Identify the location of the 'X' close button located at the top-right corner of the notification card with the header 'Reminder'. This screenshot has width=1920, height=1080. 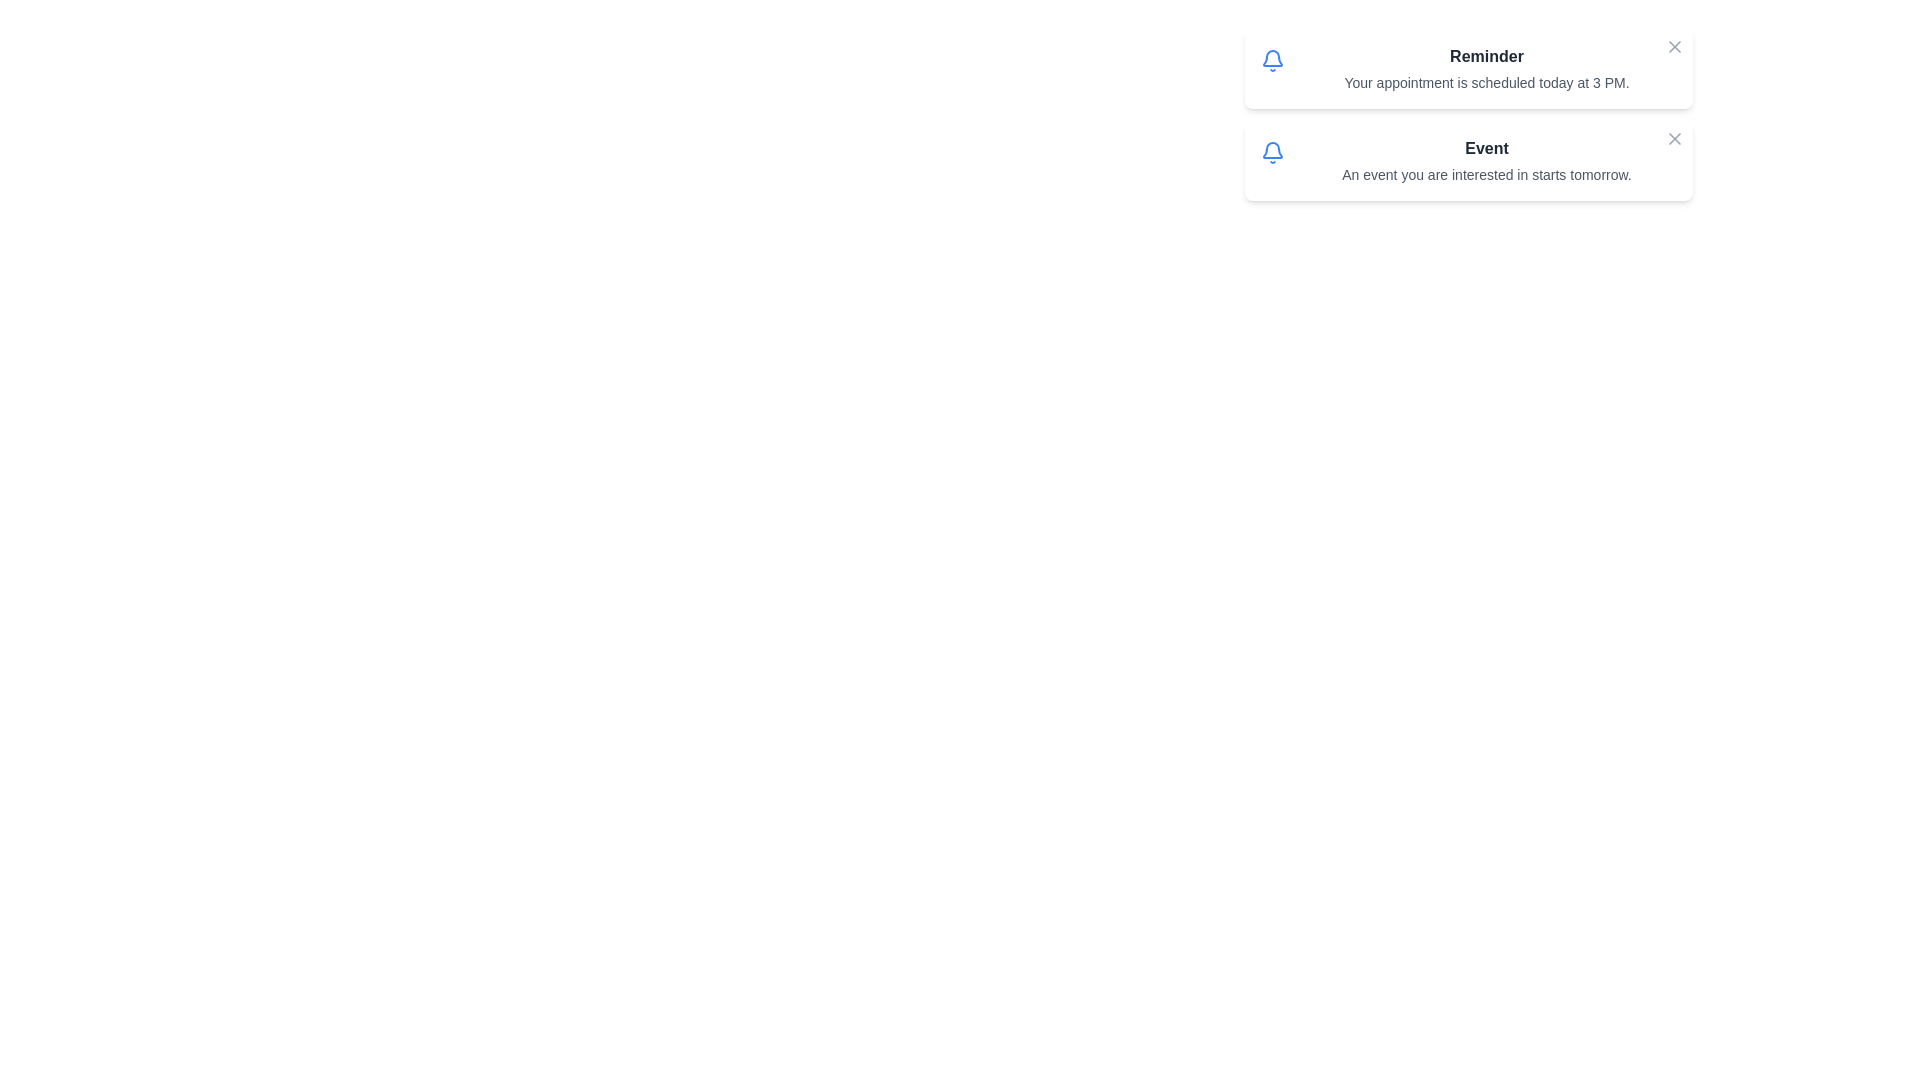
(1675, 45).